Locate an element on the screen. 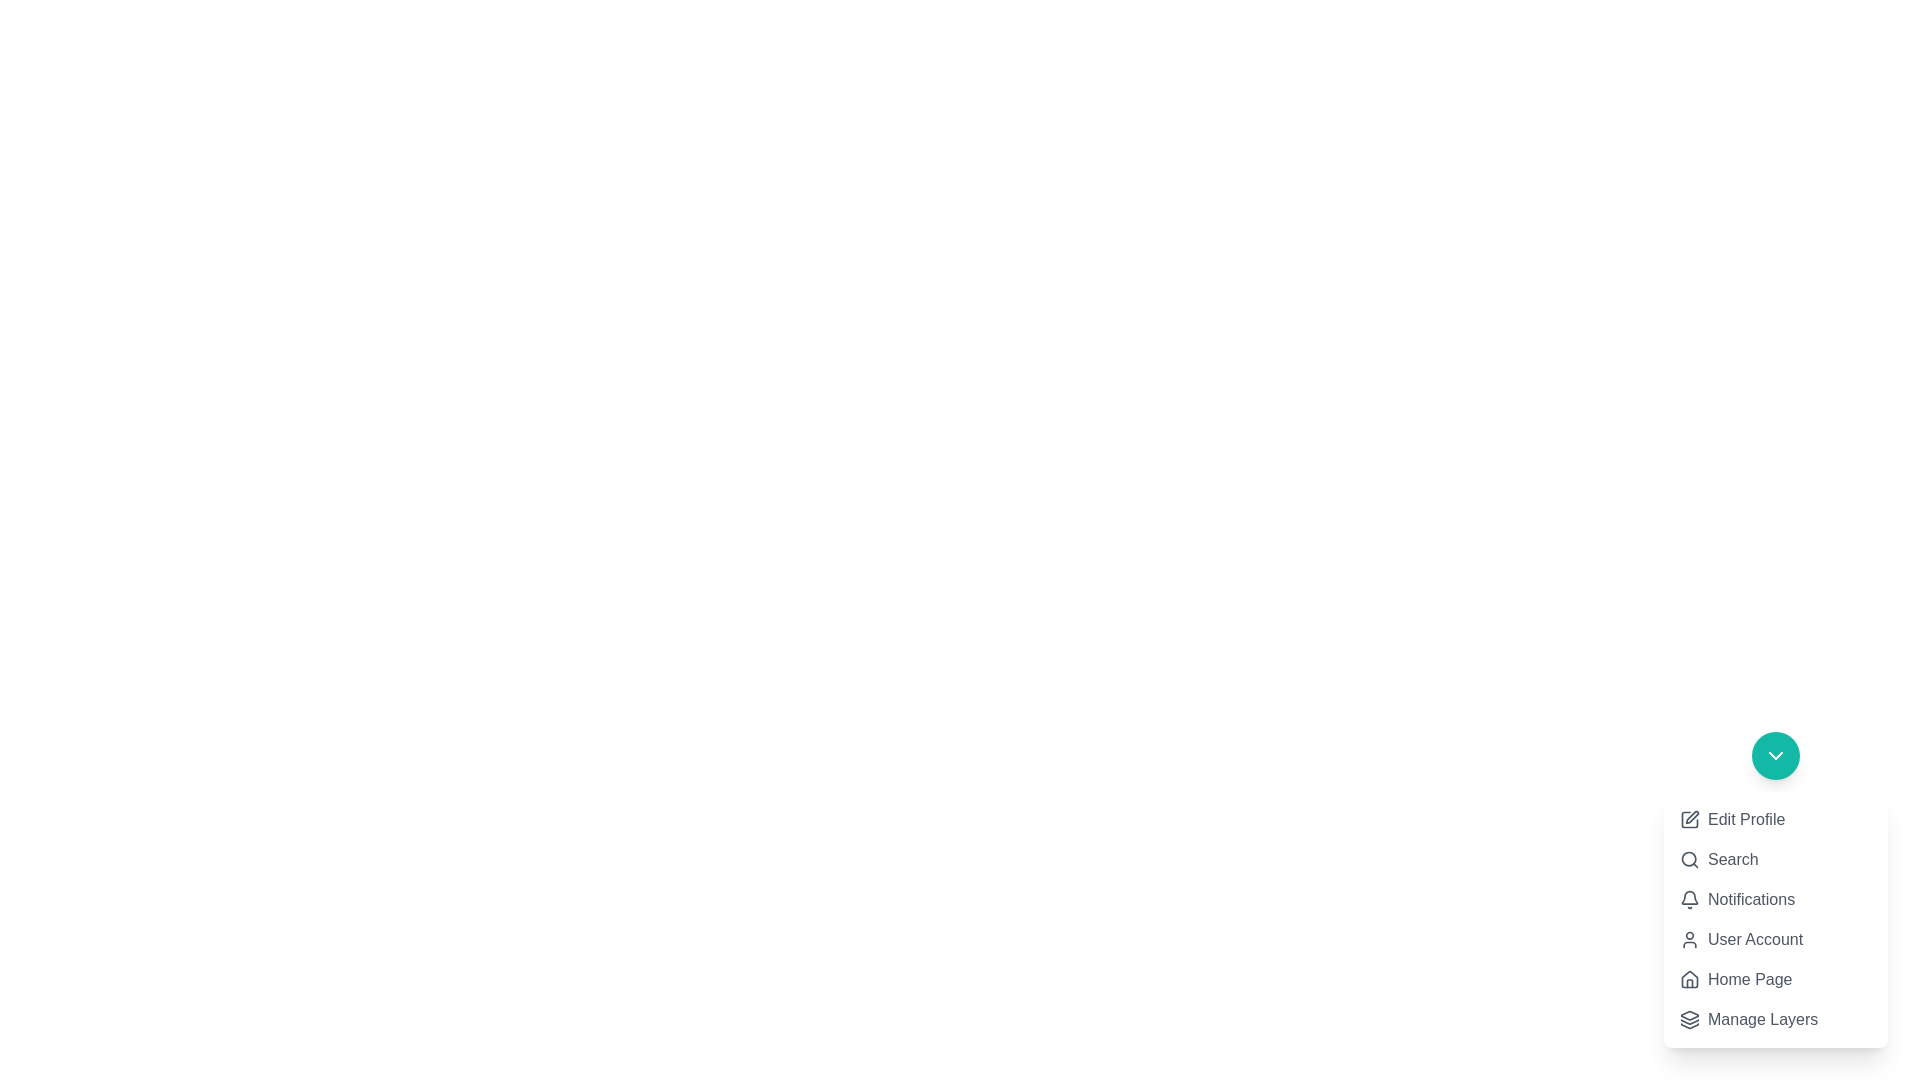 Image resolution: width=1920 pixels, height=1080 pixels. the circular teal button icon that indicates the ability to expand or collapse a menu for visual feedback is located at coordinates (1776, 756).